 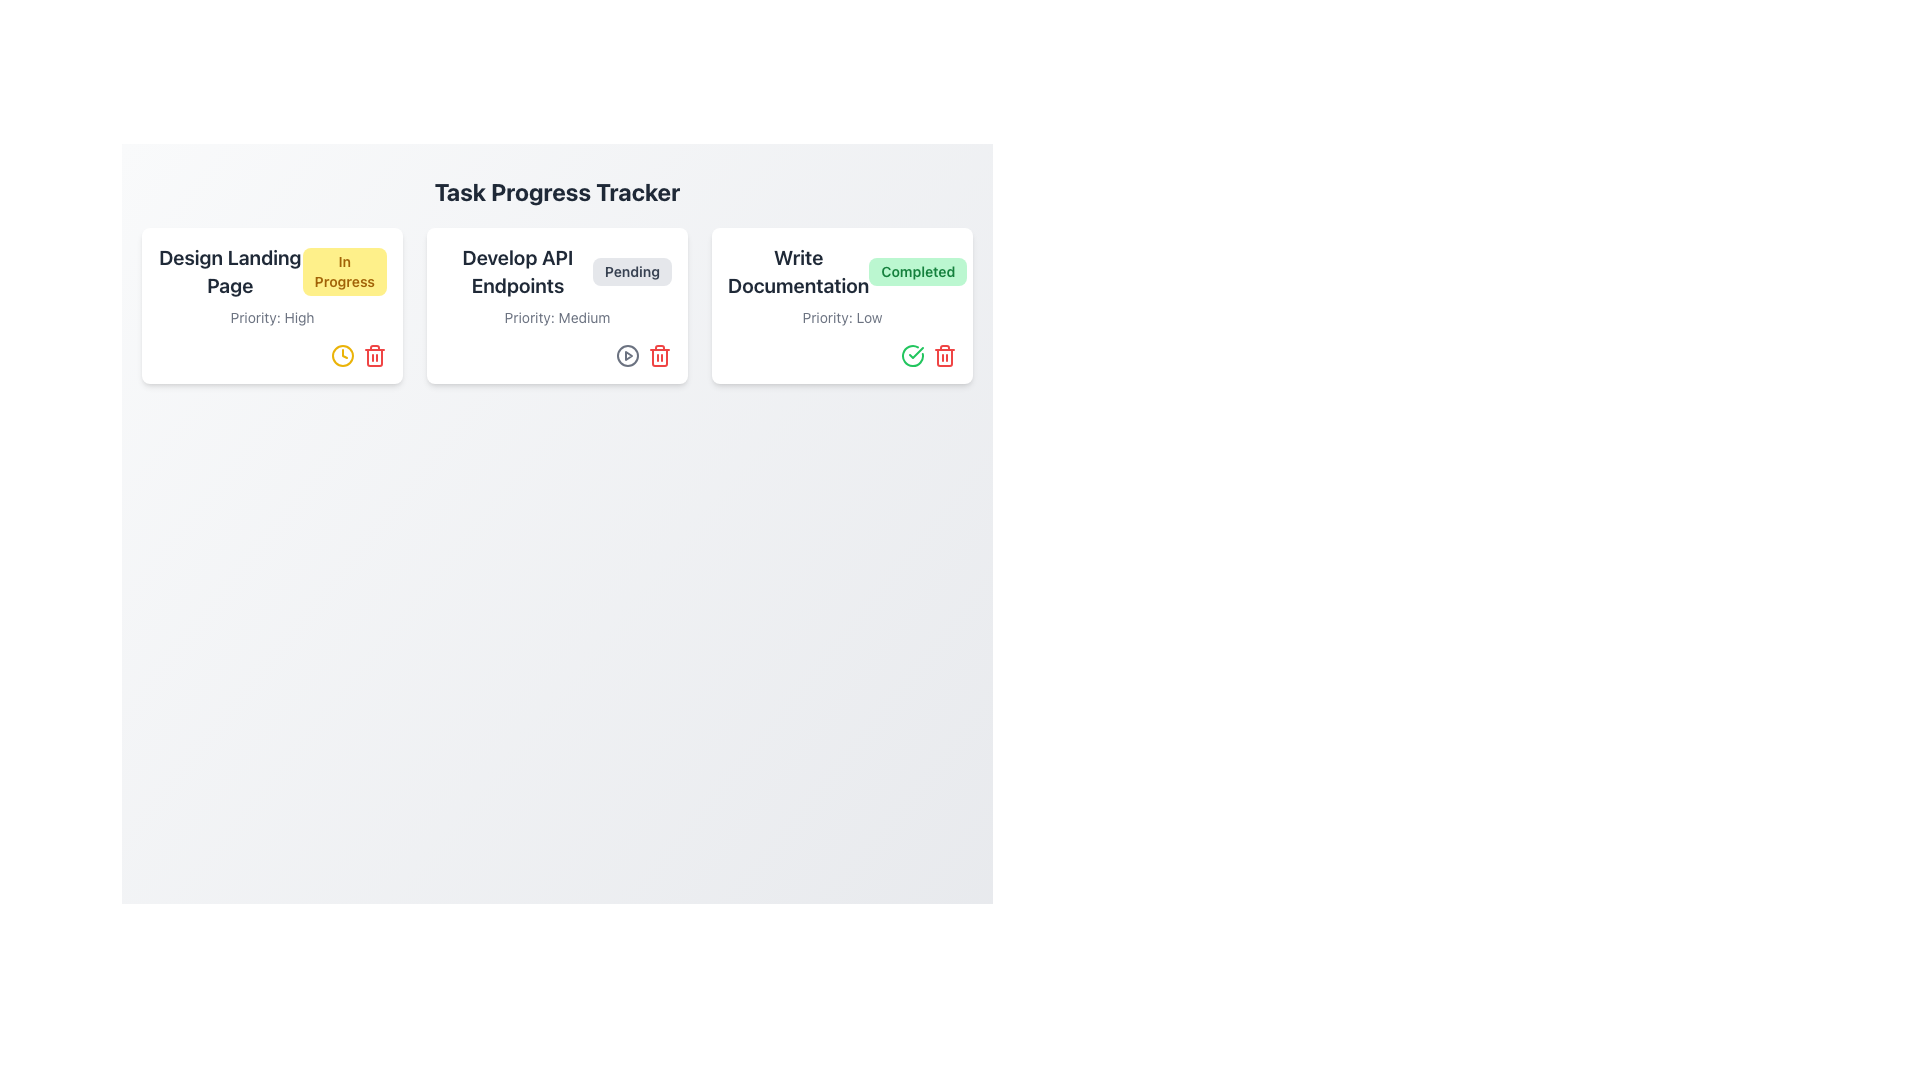 I want to click on the delete icon button located at the far right of the action icons row, so click(x=660, y=354).